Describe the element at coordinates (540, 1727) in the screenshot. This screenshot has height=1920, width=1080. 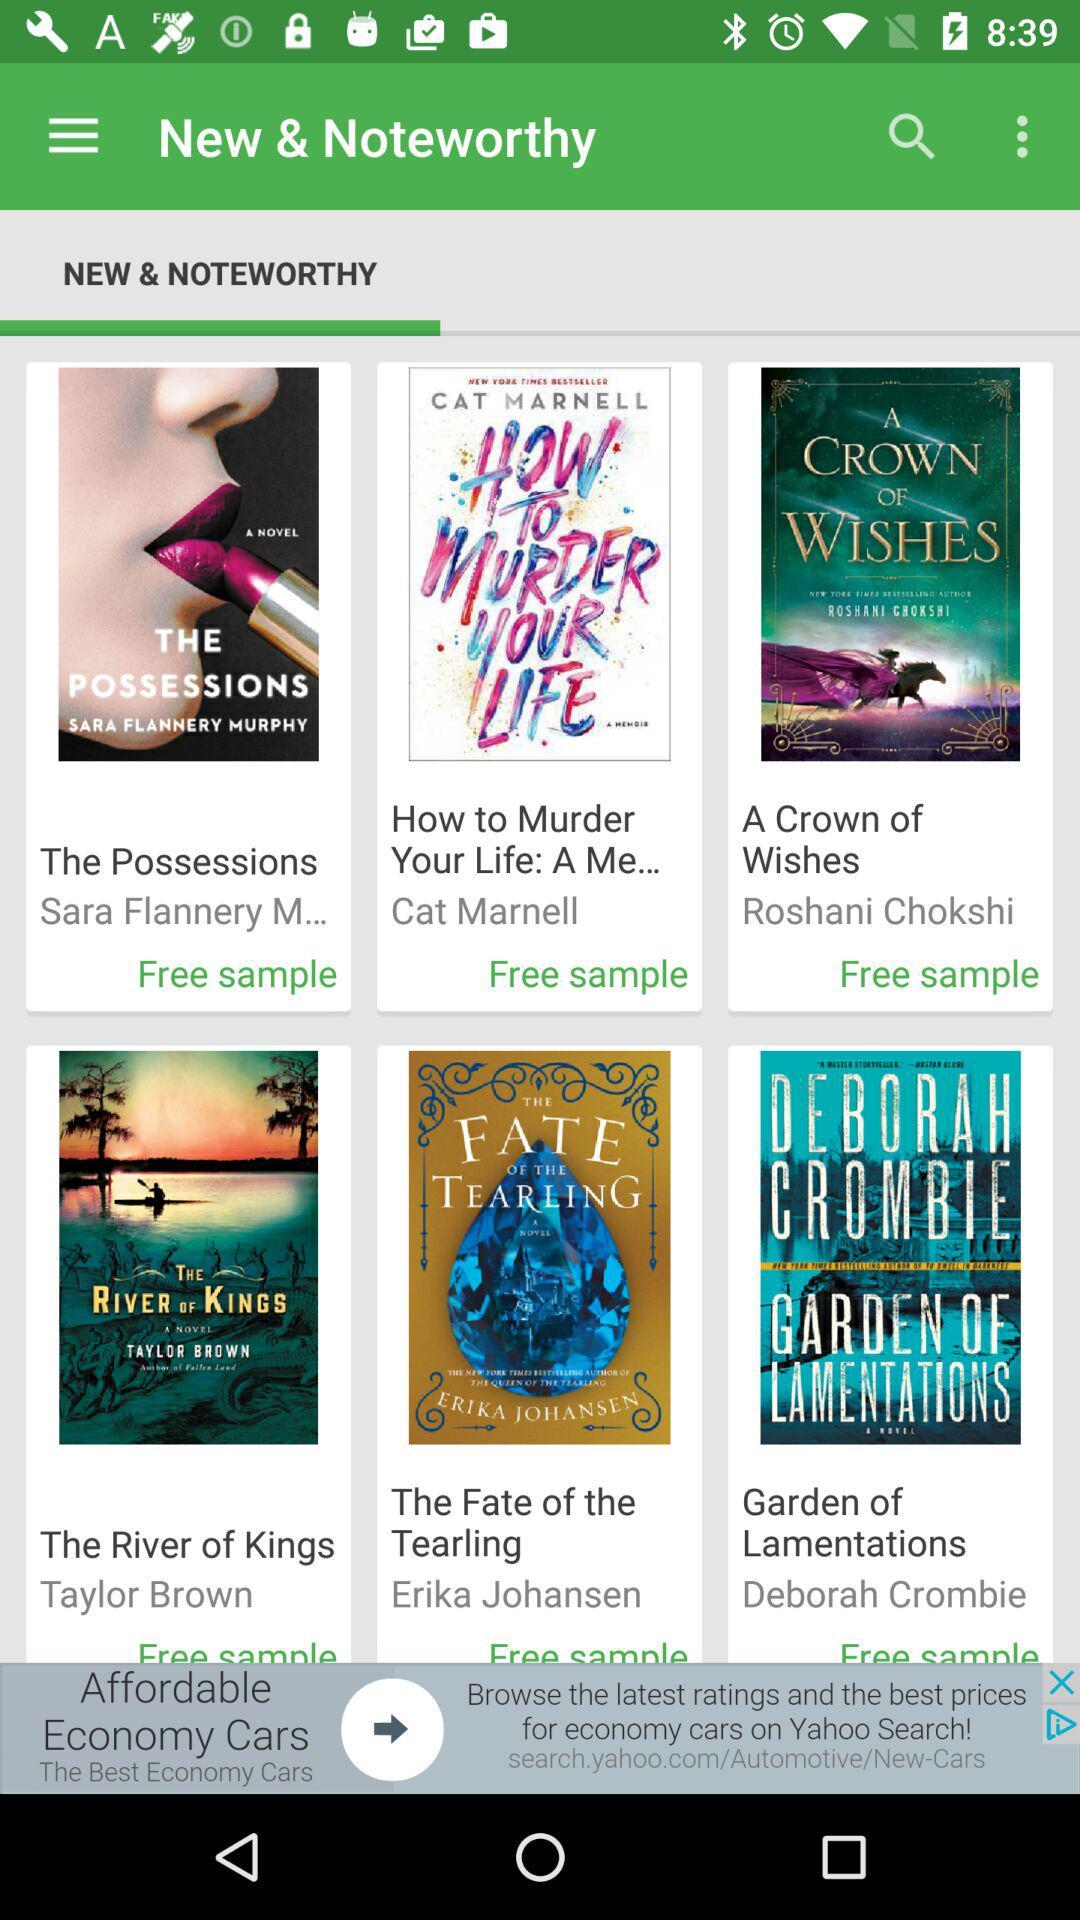
I see `advertisements website` at that location.